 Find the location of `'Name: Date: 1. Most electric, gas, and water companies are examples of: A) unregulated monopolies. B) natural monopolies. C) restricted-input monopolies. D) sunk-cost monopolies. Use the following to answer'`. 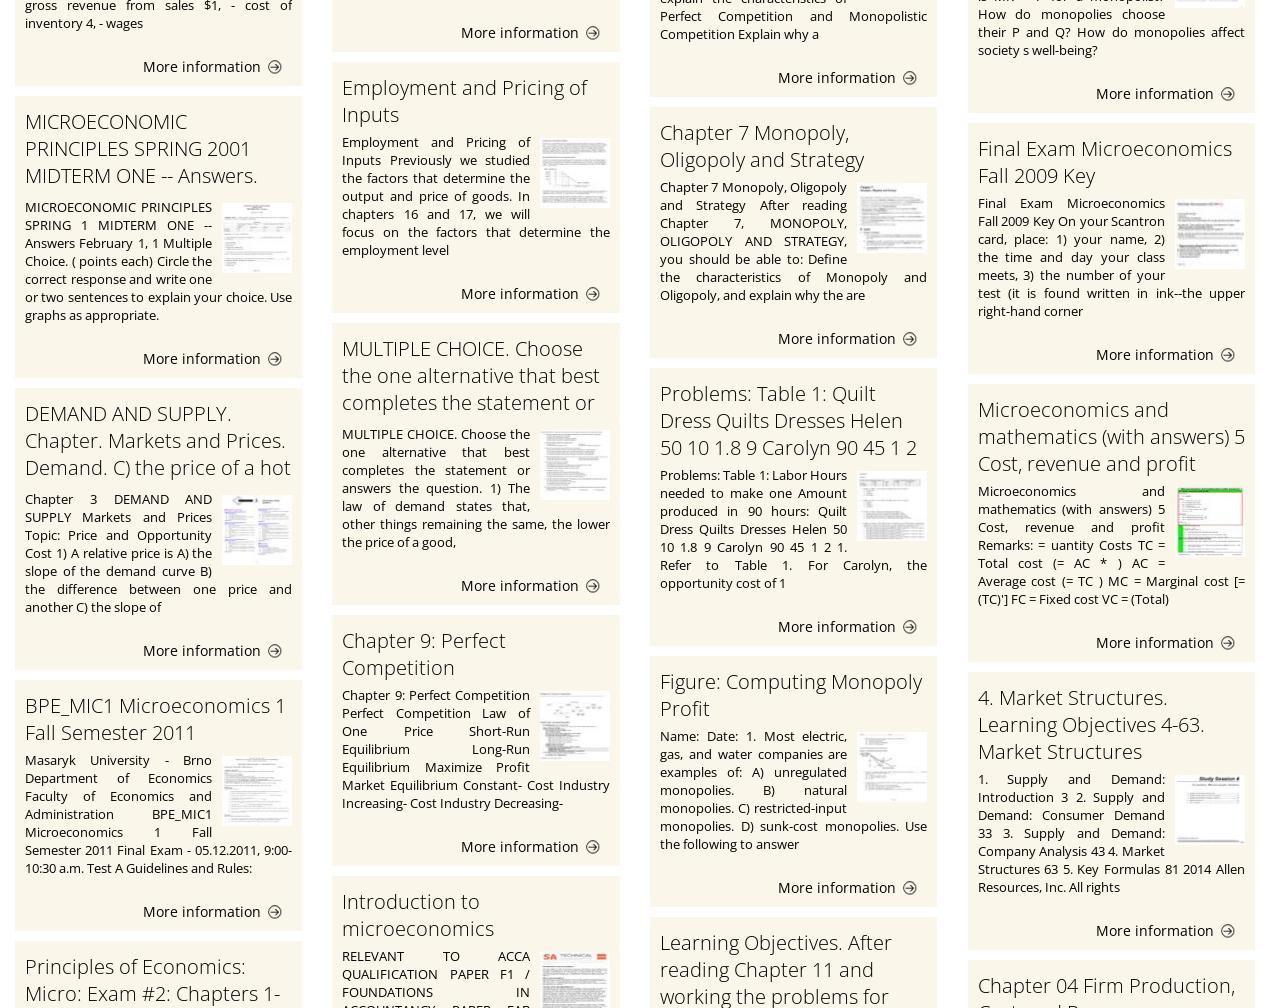

'Name: Date: 1. Most electric, gas, and water companies are examples of: A) unregulated monopolies. B) natural monopolies. C) restricted-input monopolies. D) sunk-cost monopolies. Use the following to answer' is located at coordinates (791, 789).